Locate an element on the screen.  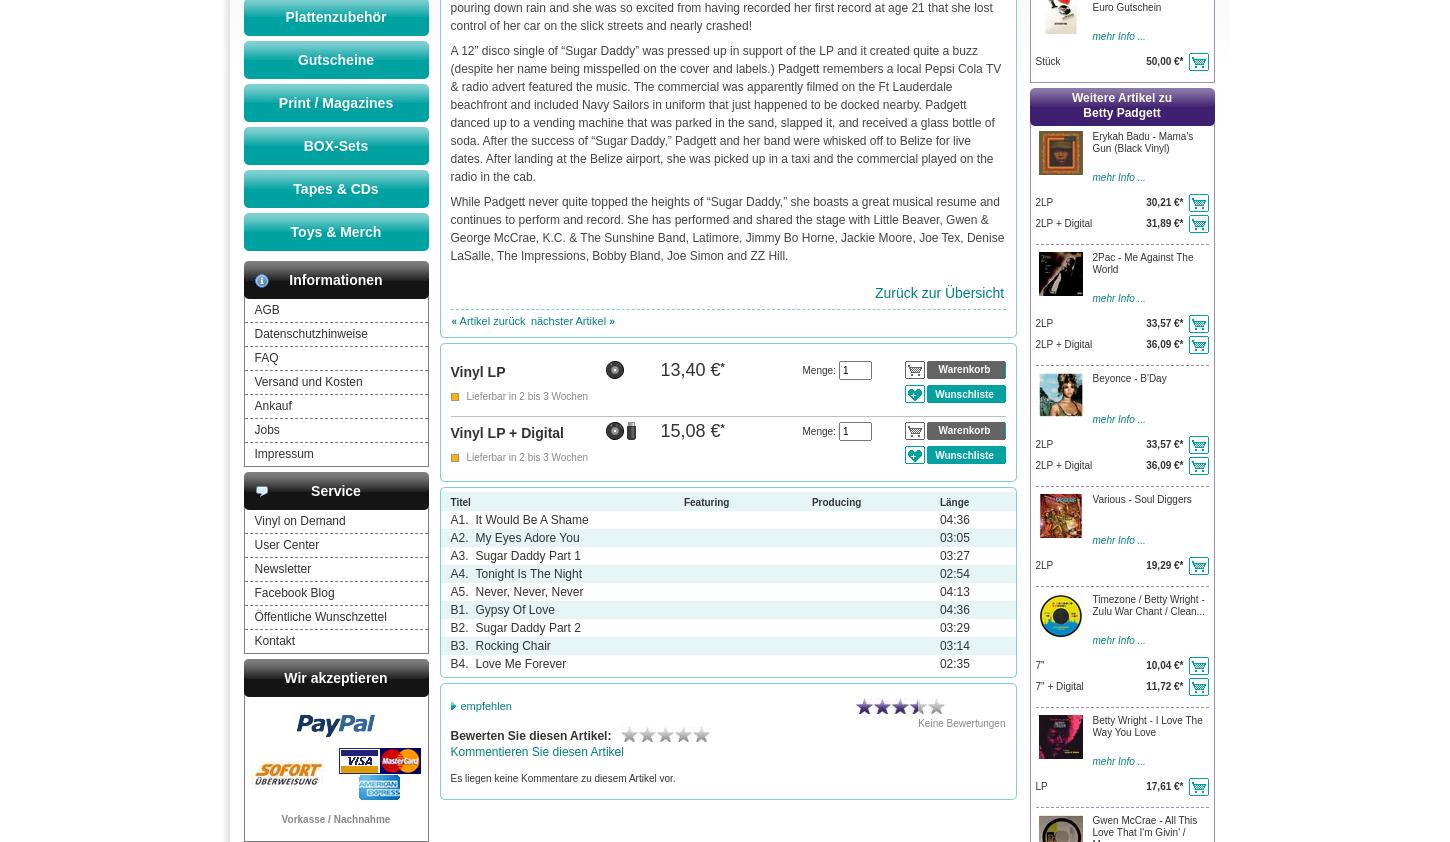
'Gutscheine' is located at coordinates (335, 59).